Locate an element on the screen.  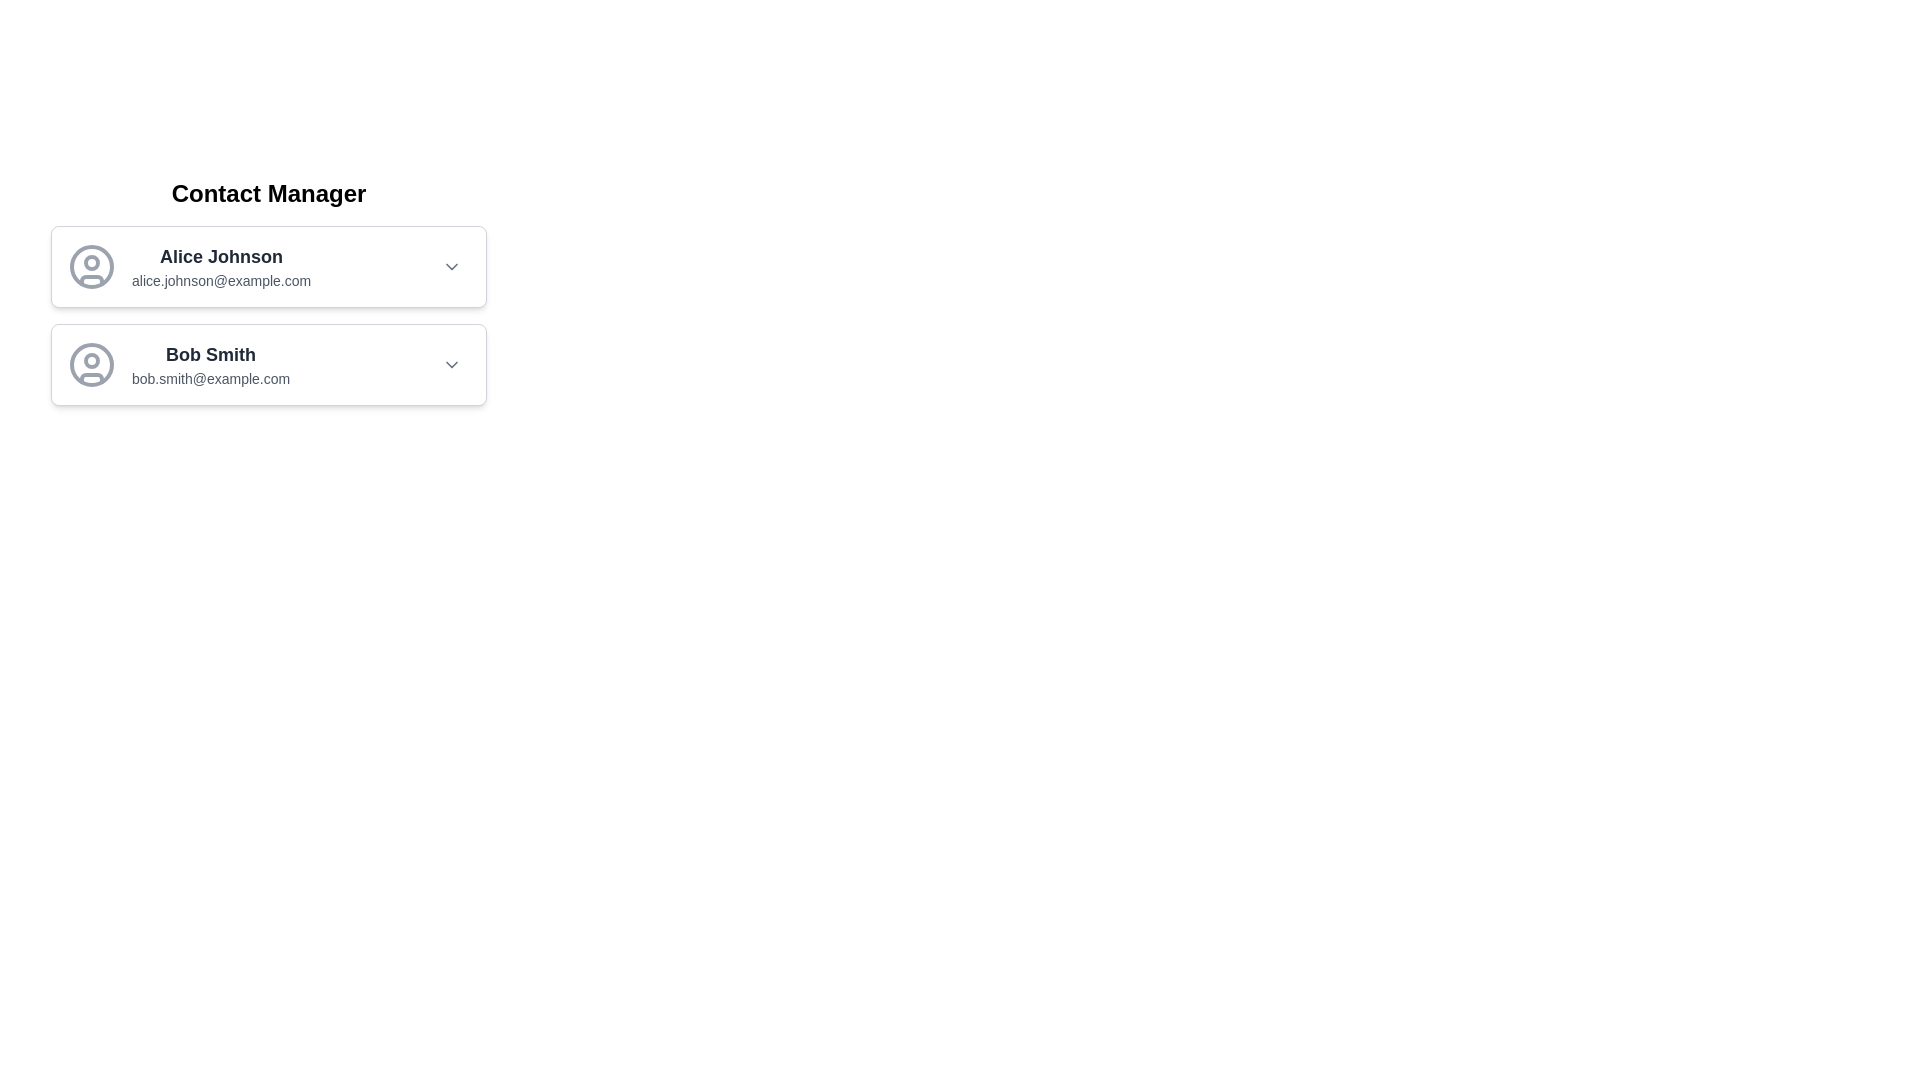
the circular button icon adjacent to 'Alice Johnson' to check its visual feedback is located at coordinates (450, 265).